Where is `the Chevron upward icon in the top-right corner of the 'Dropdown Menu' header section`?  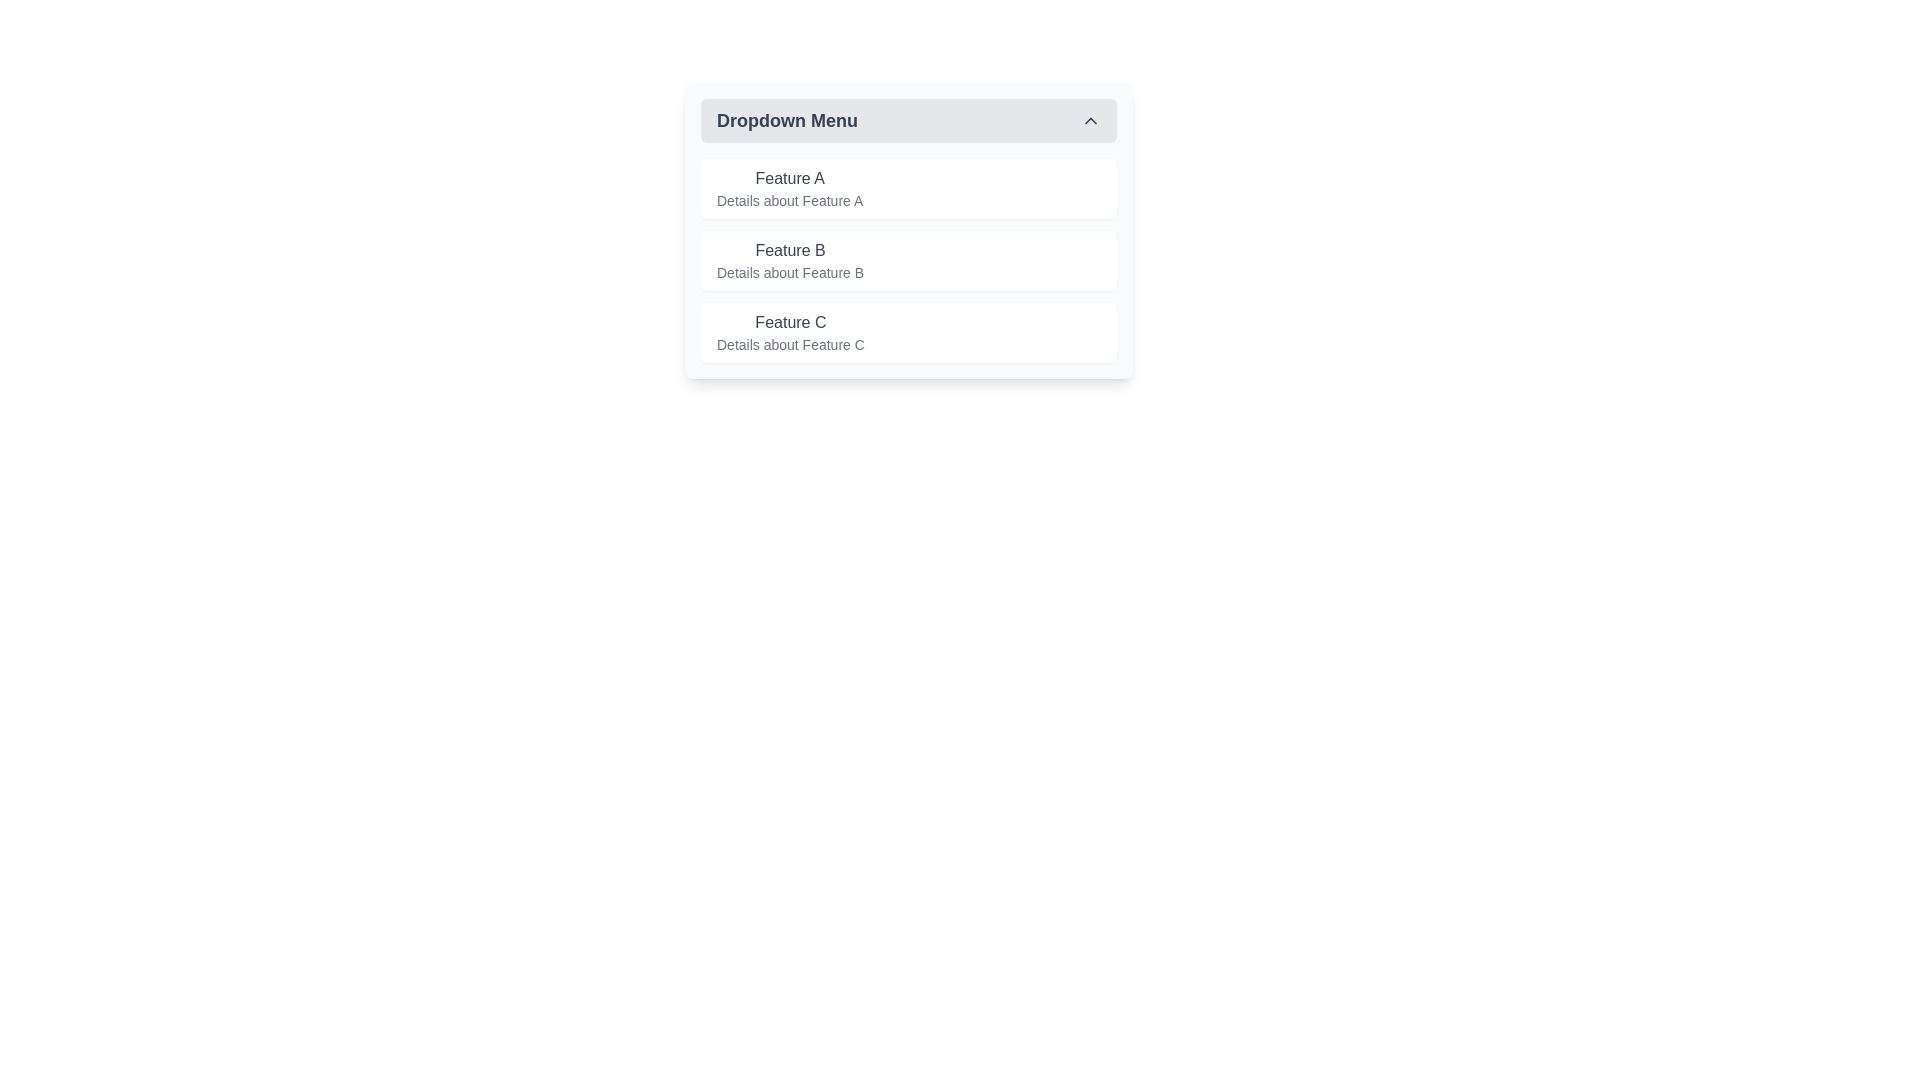
the Chevron upward icon in the top-right corner of the 'Dropdown Menu' header section is located at coordinates (1089, 120).